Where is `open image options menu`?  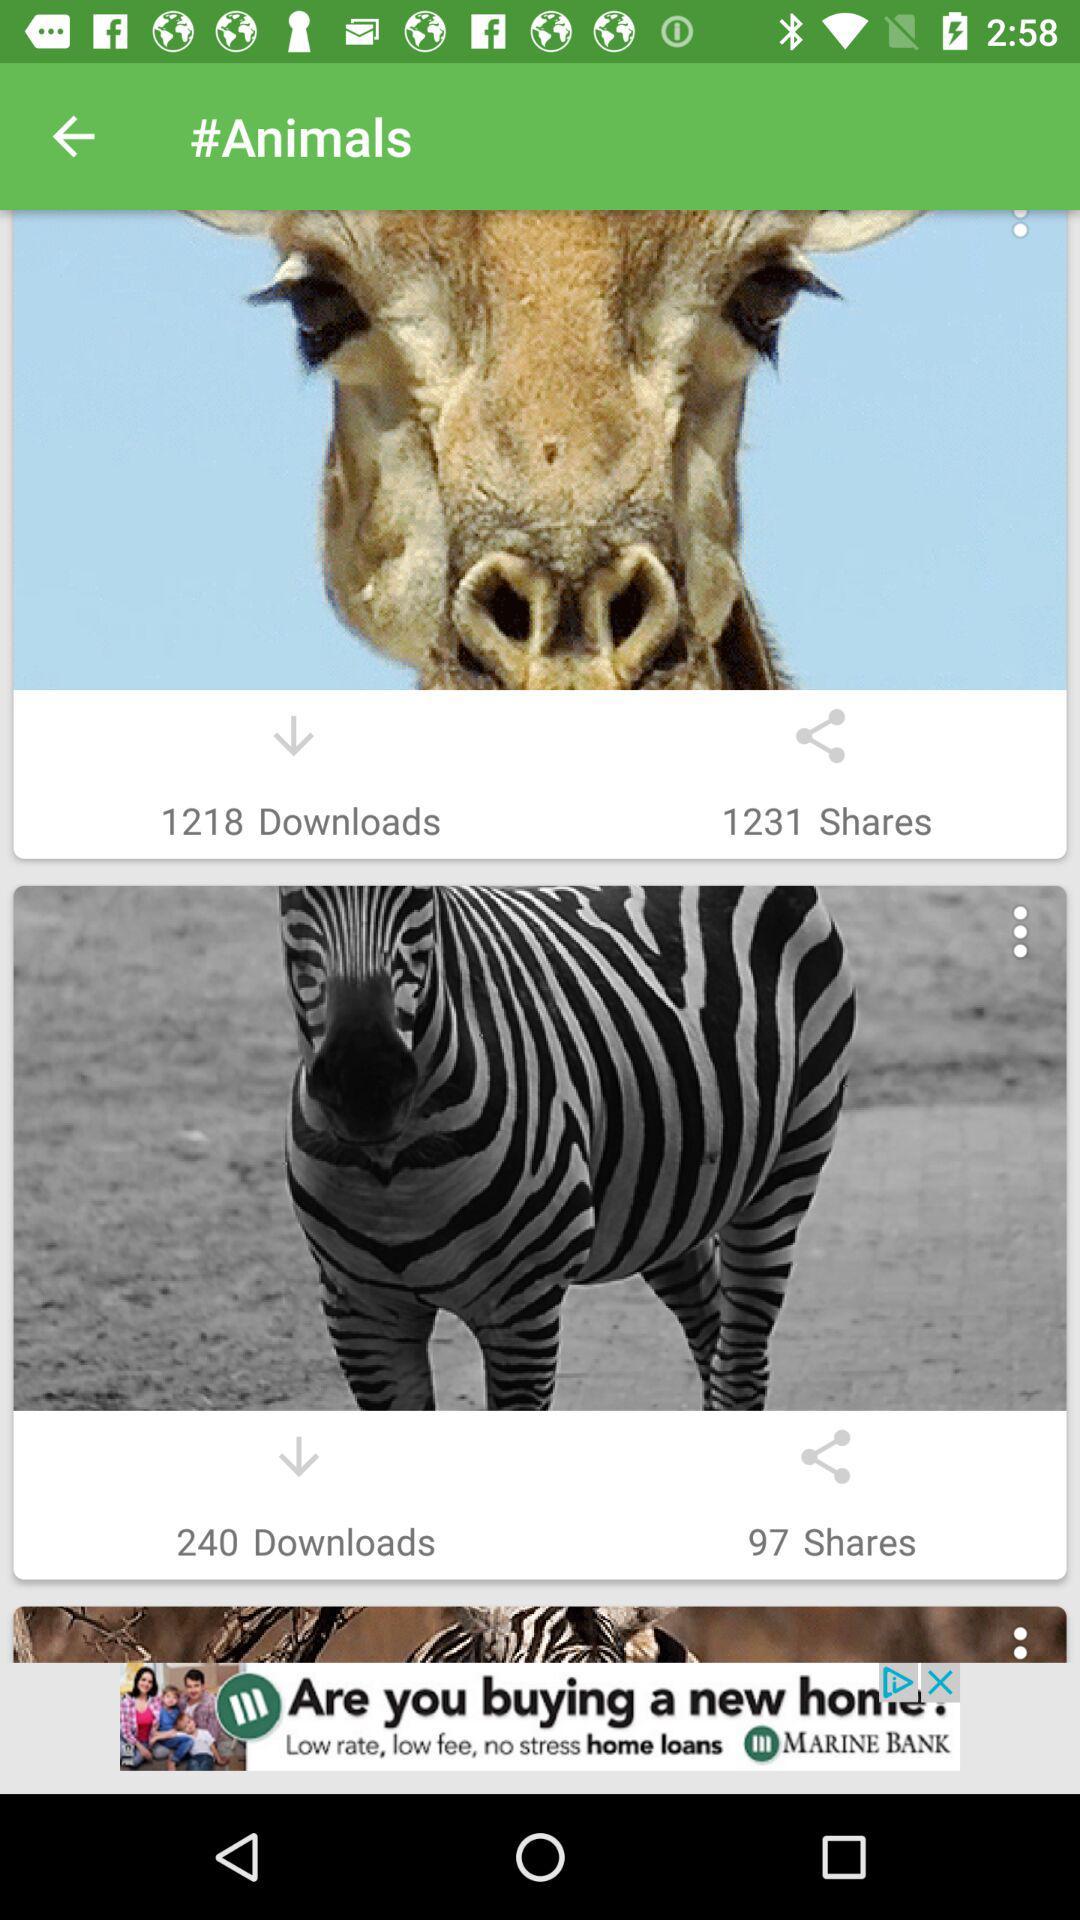 open image options menu is located at coordinates (1020, 1652).